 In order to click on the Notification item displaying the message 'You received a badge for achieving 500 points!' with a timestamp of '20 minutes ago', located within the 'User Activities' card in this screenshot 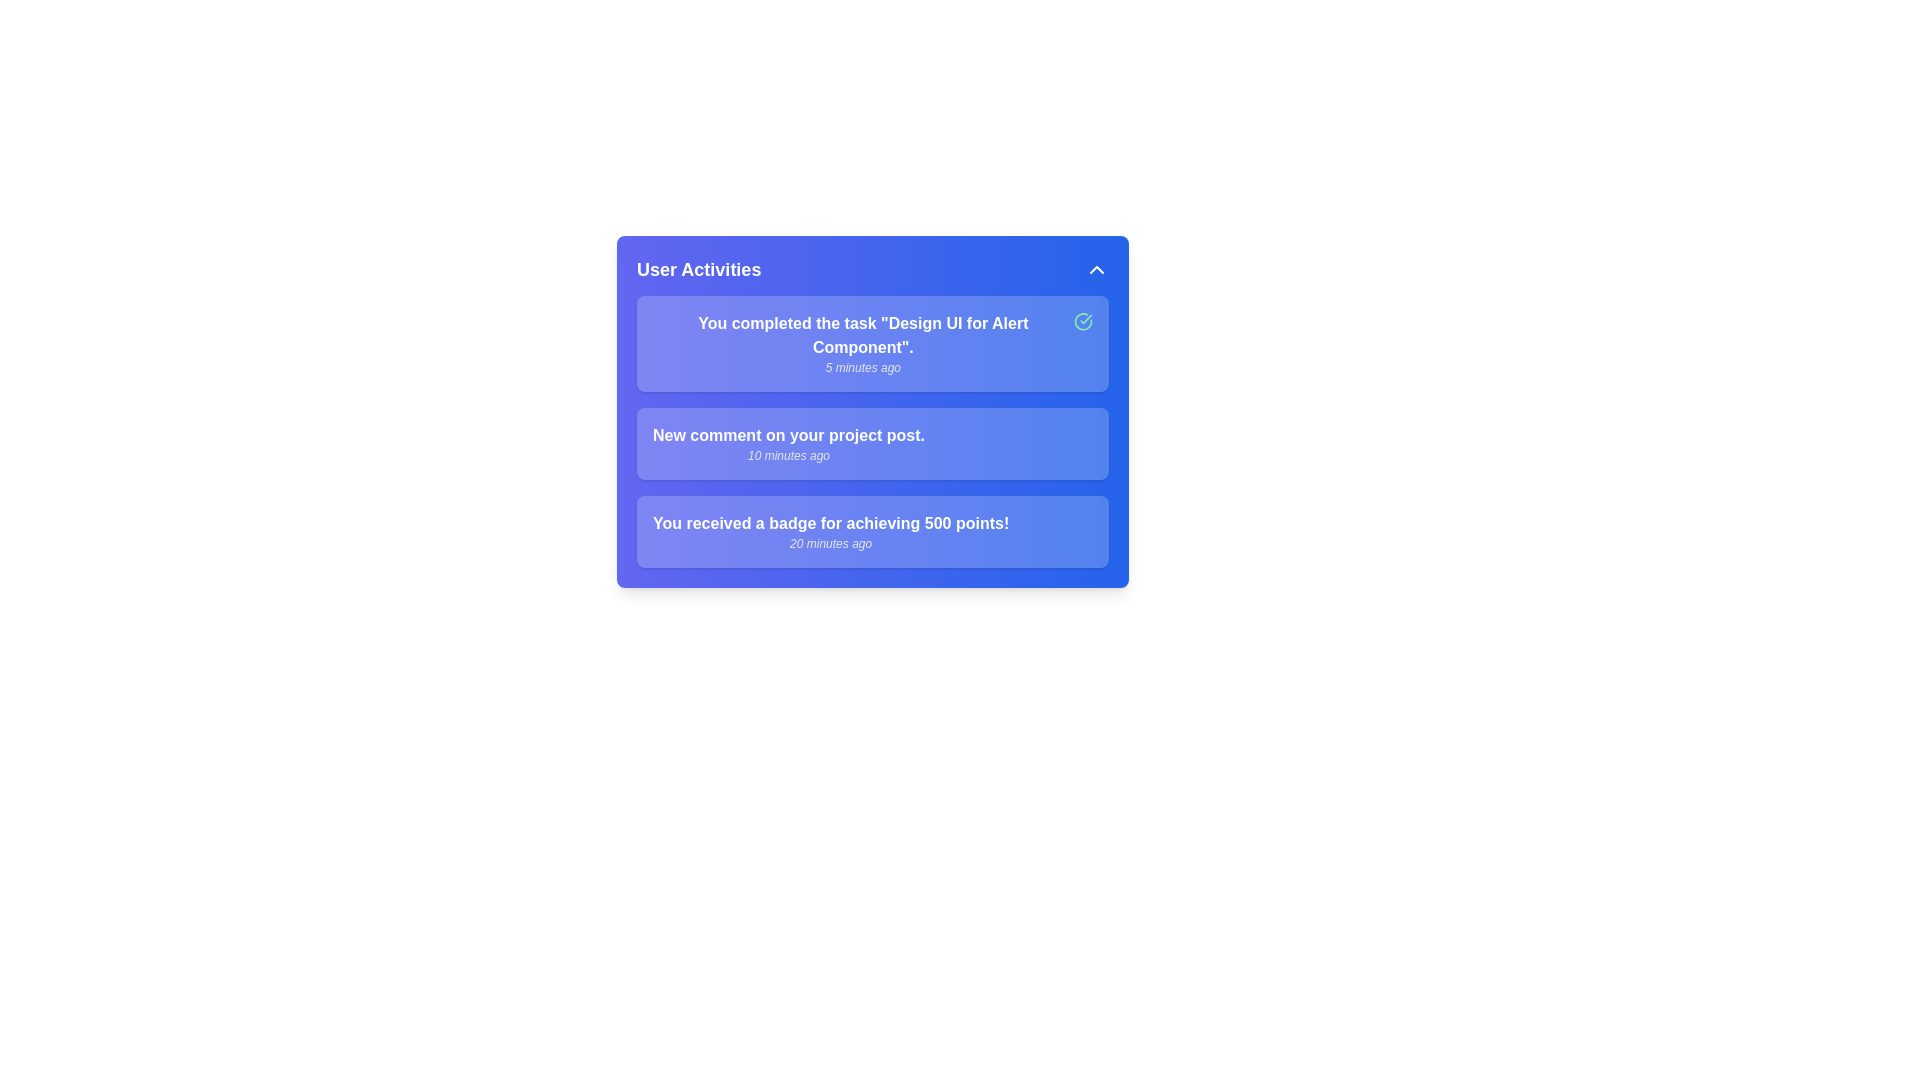, I will do `click(831, 531)`.